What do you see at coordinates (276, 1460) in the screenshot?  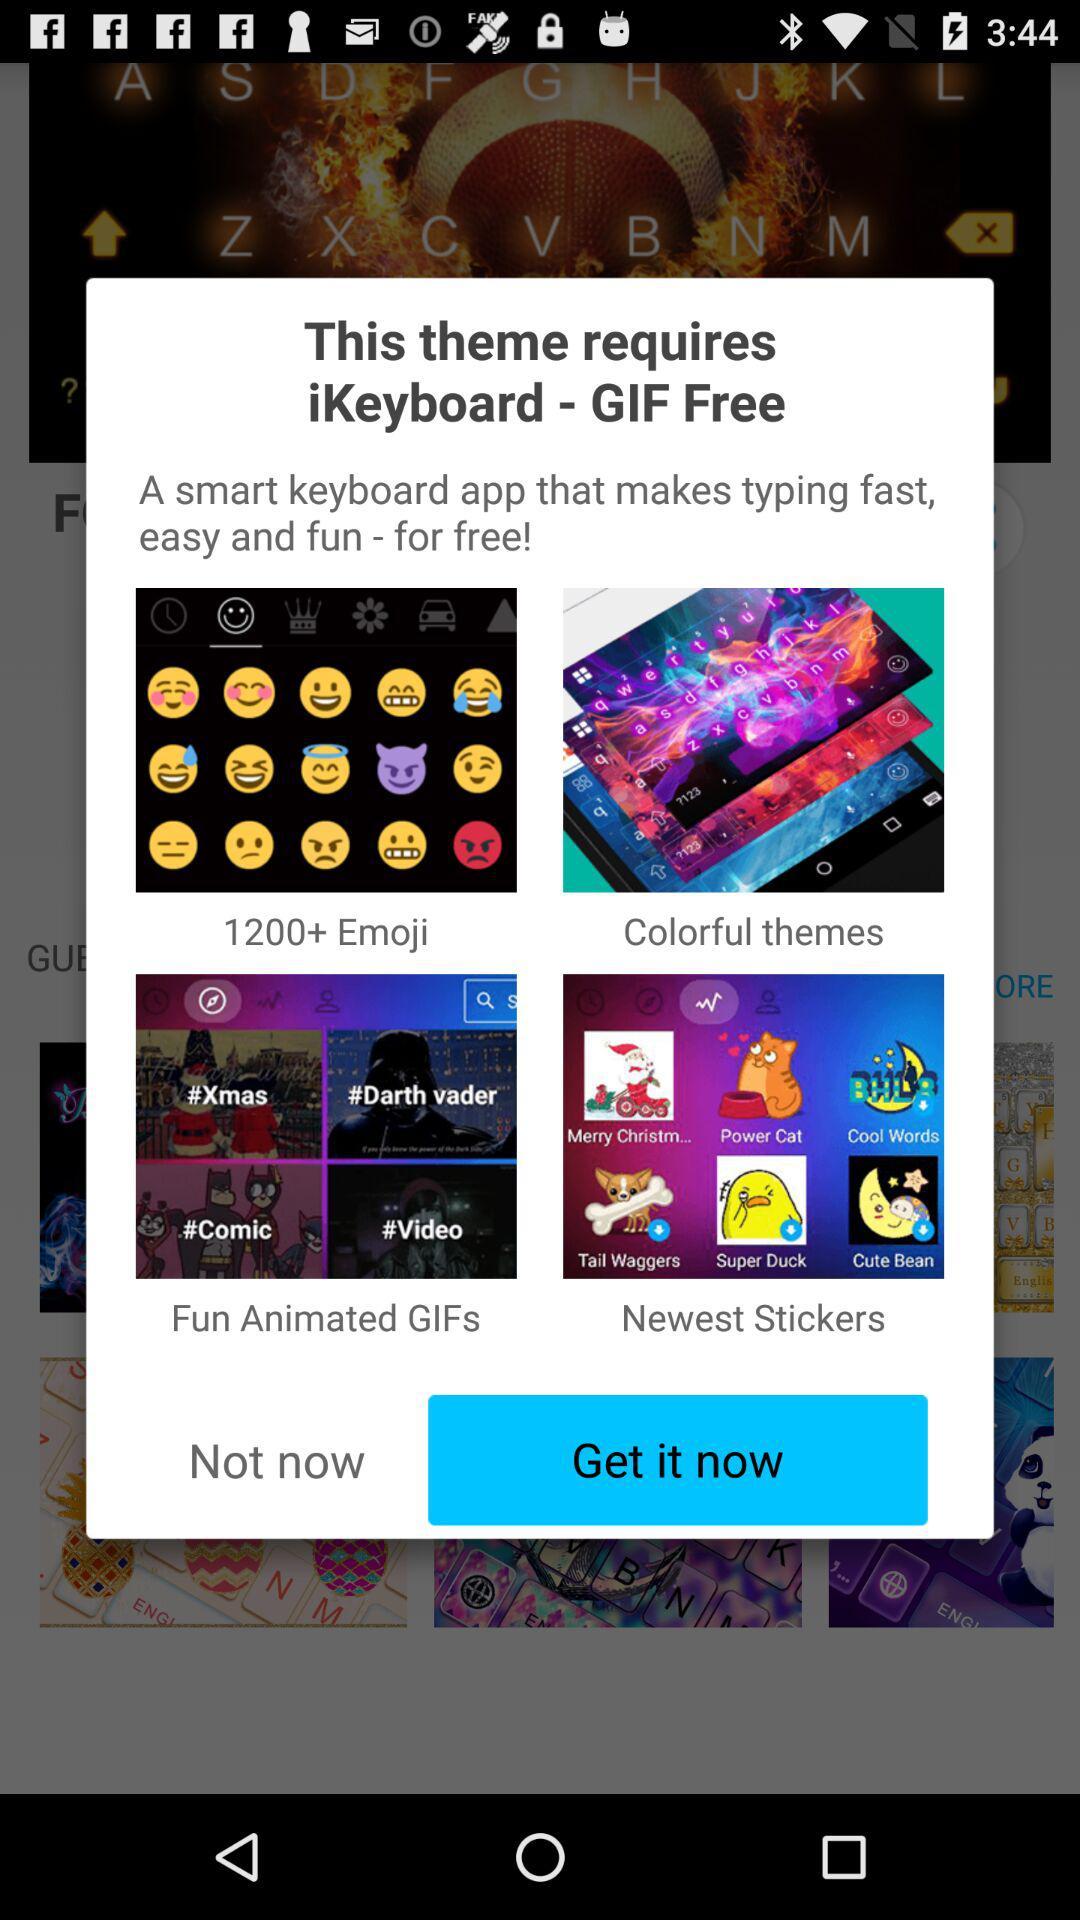 I see `icon to the left of the get it now button` at bounding box center [276, 1460].